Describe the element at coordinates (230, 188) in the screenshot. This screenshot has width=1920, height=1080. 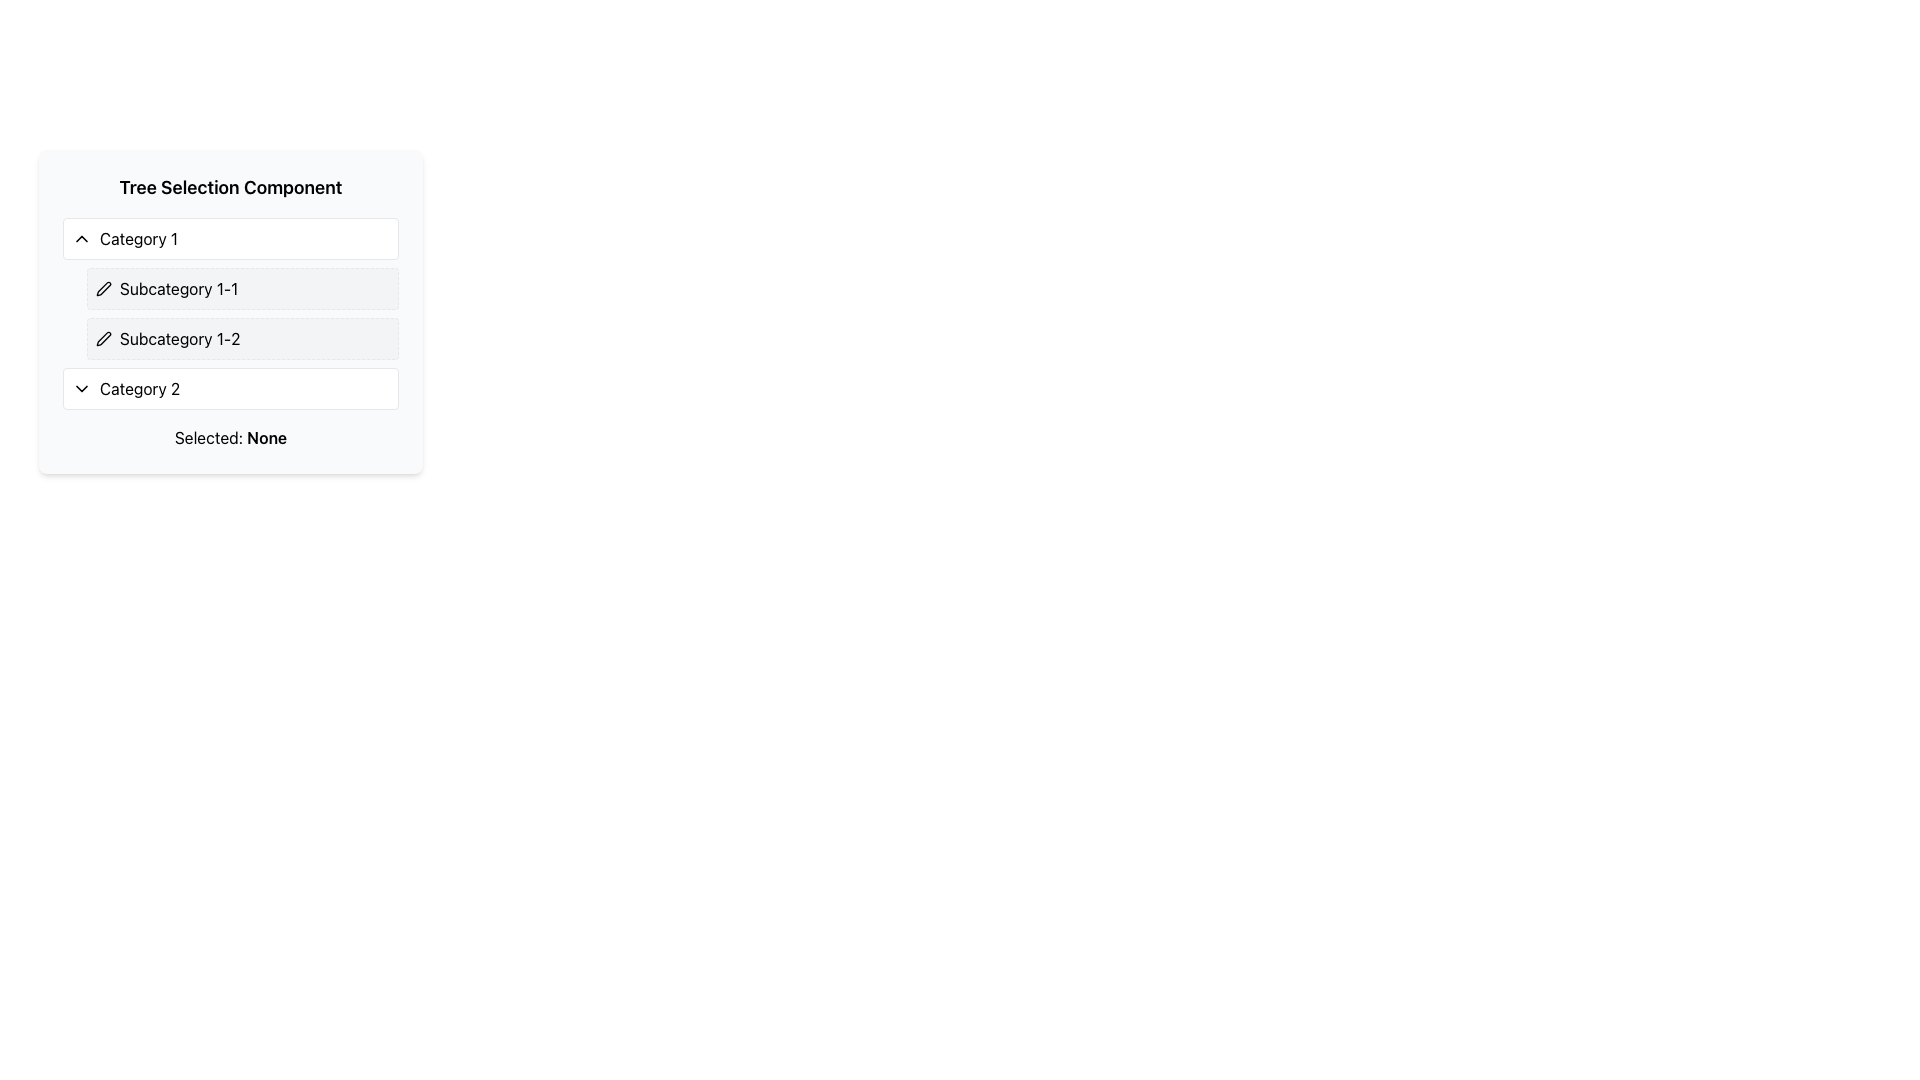
I see `the Text Header that serves as the title for the tree selection component, indicating its functionality` at that location.